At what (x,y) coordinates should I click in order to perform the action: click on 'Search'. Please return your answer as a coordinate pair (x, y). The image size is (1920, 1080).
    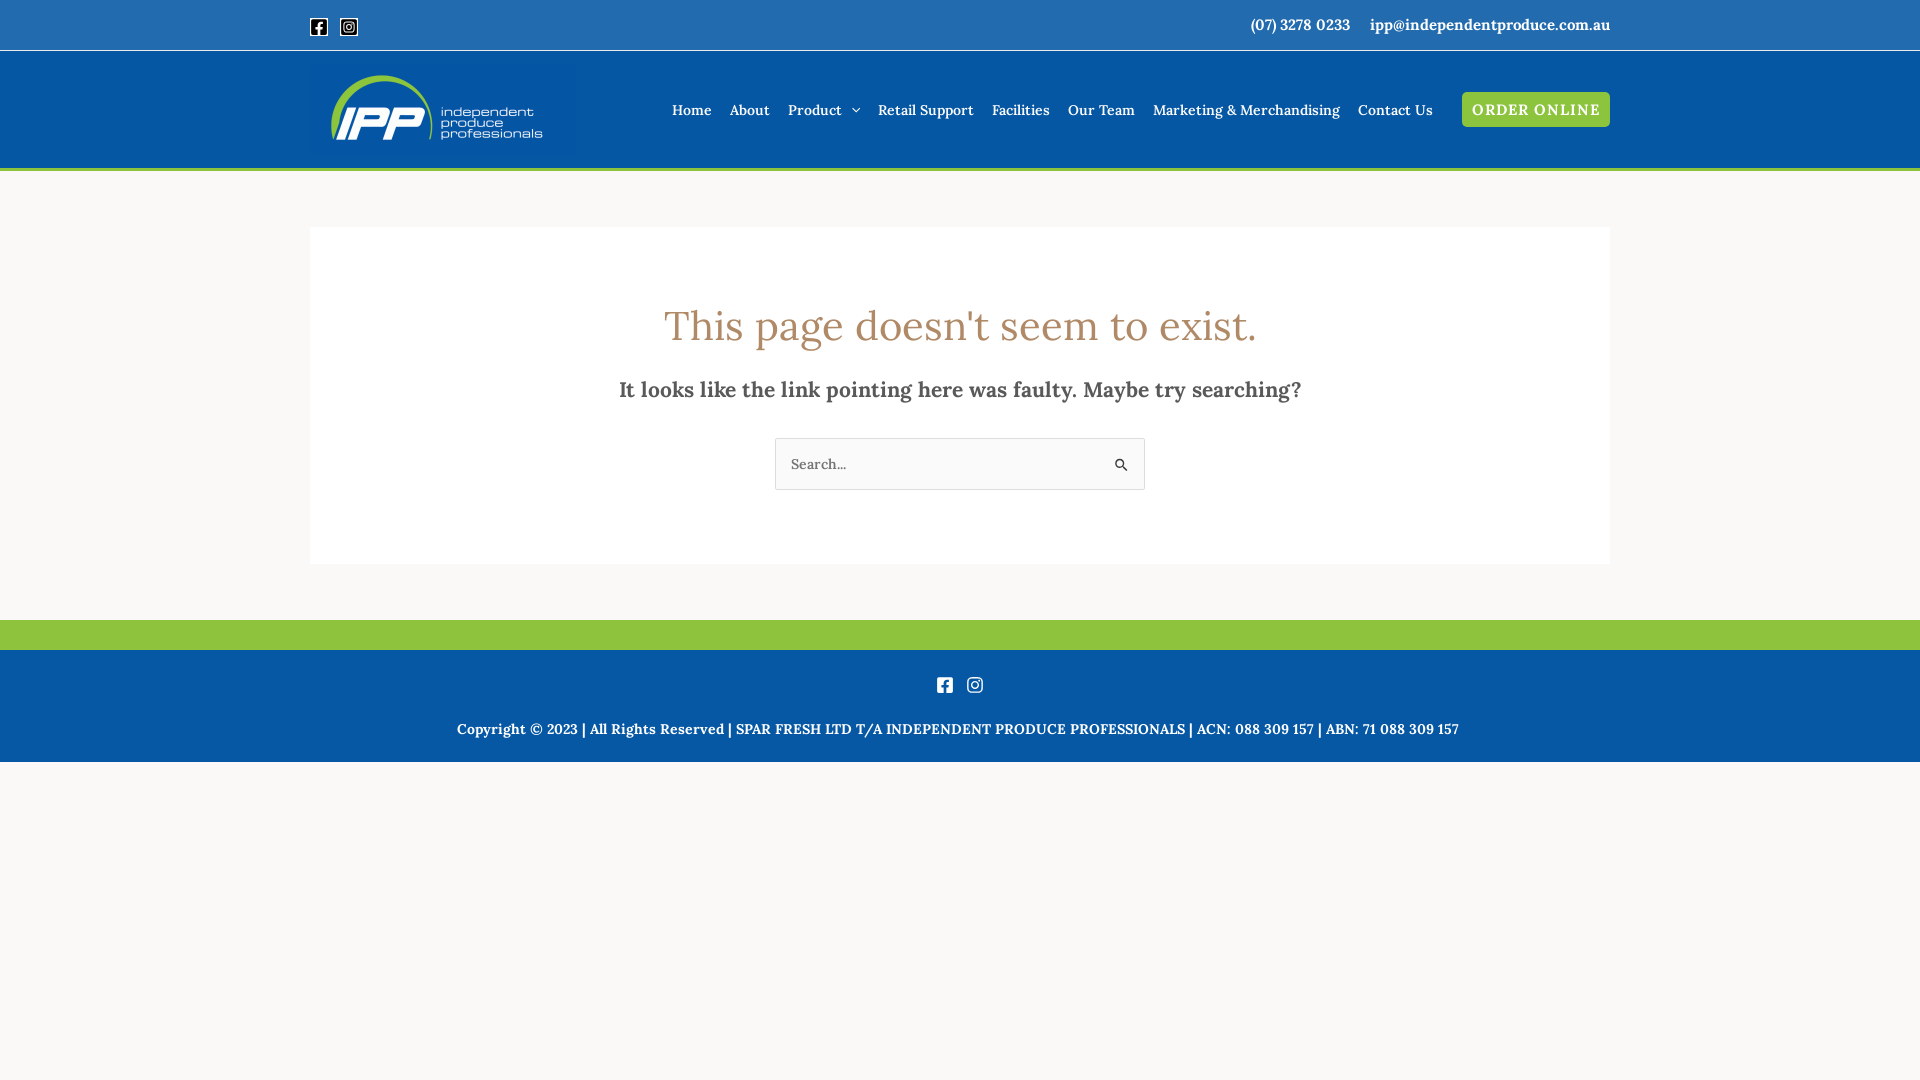
    Looking at the image, I should click on (1098, 458).